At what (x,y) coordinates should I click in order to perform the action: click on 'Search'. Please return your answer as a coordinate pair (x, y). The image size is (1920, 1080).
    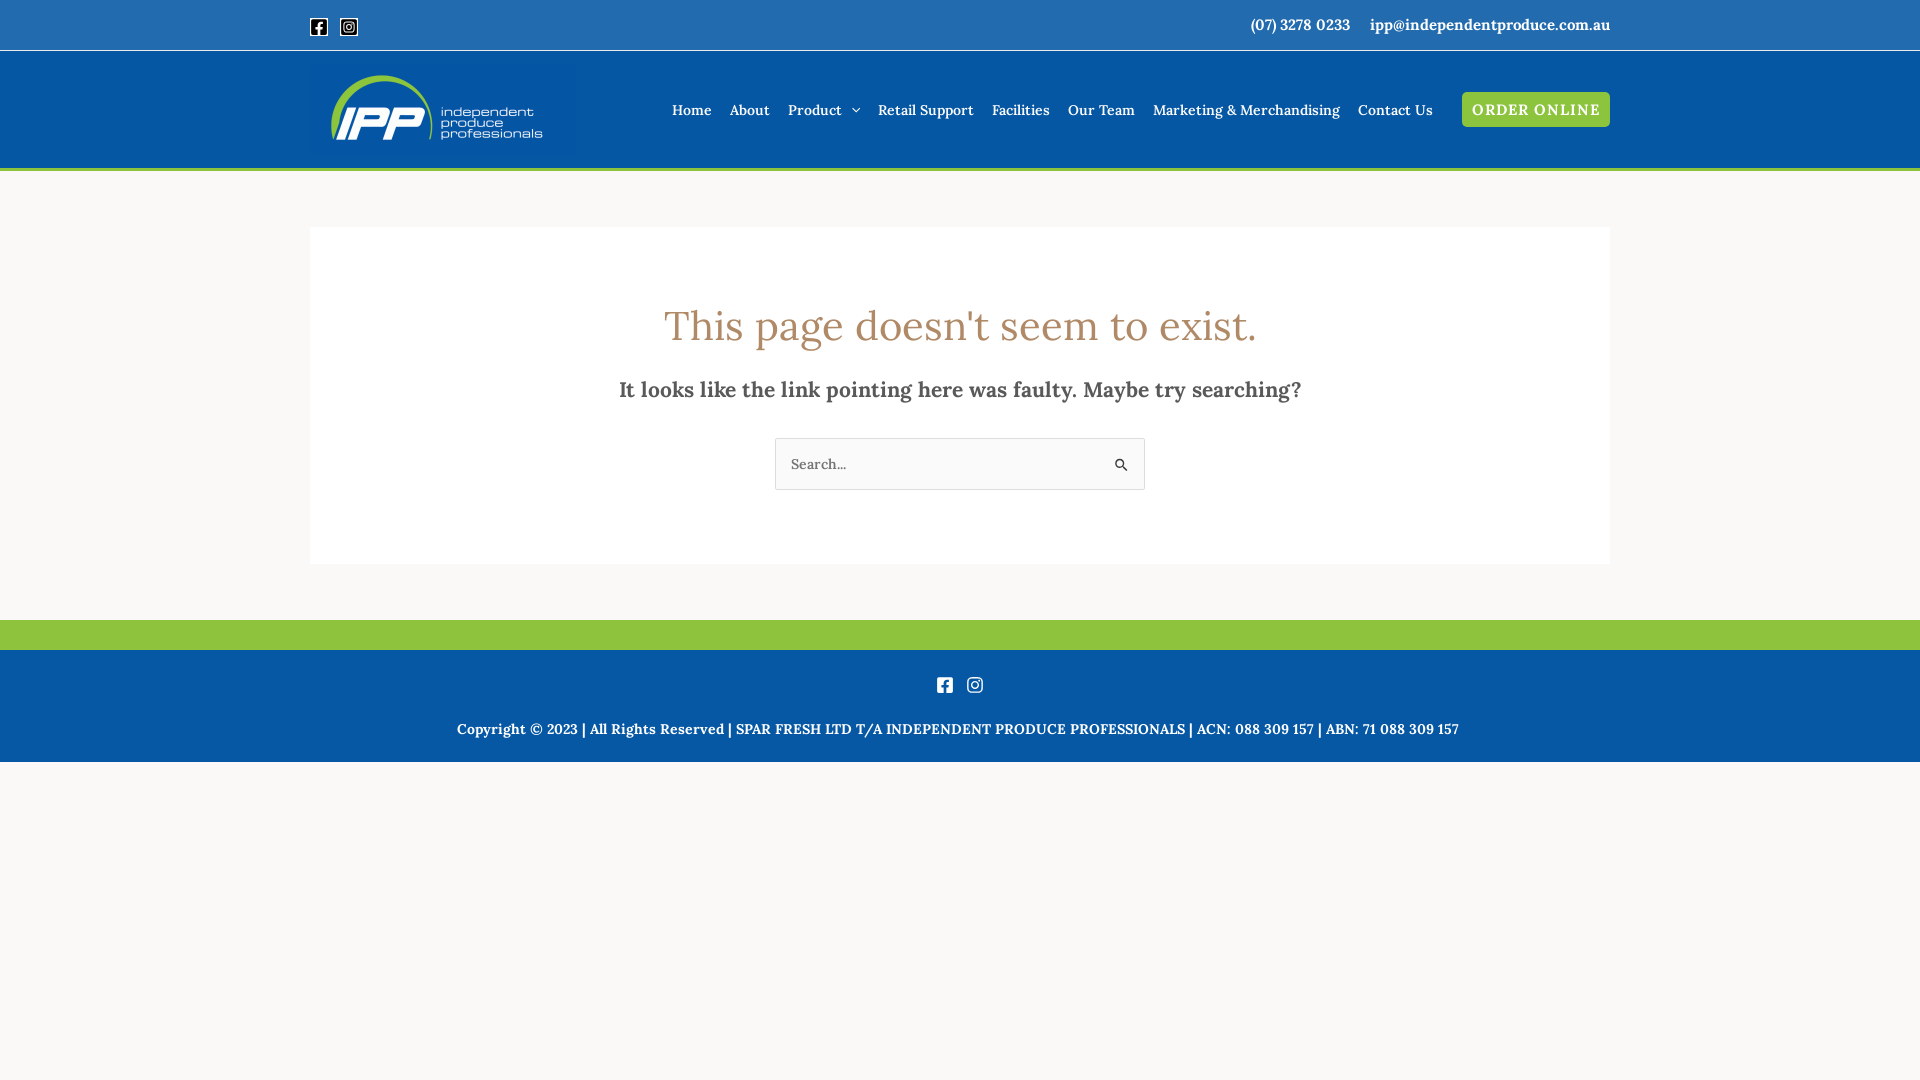
    Looking at the image, I should click on (1098, 458).